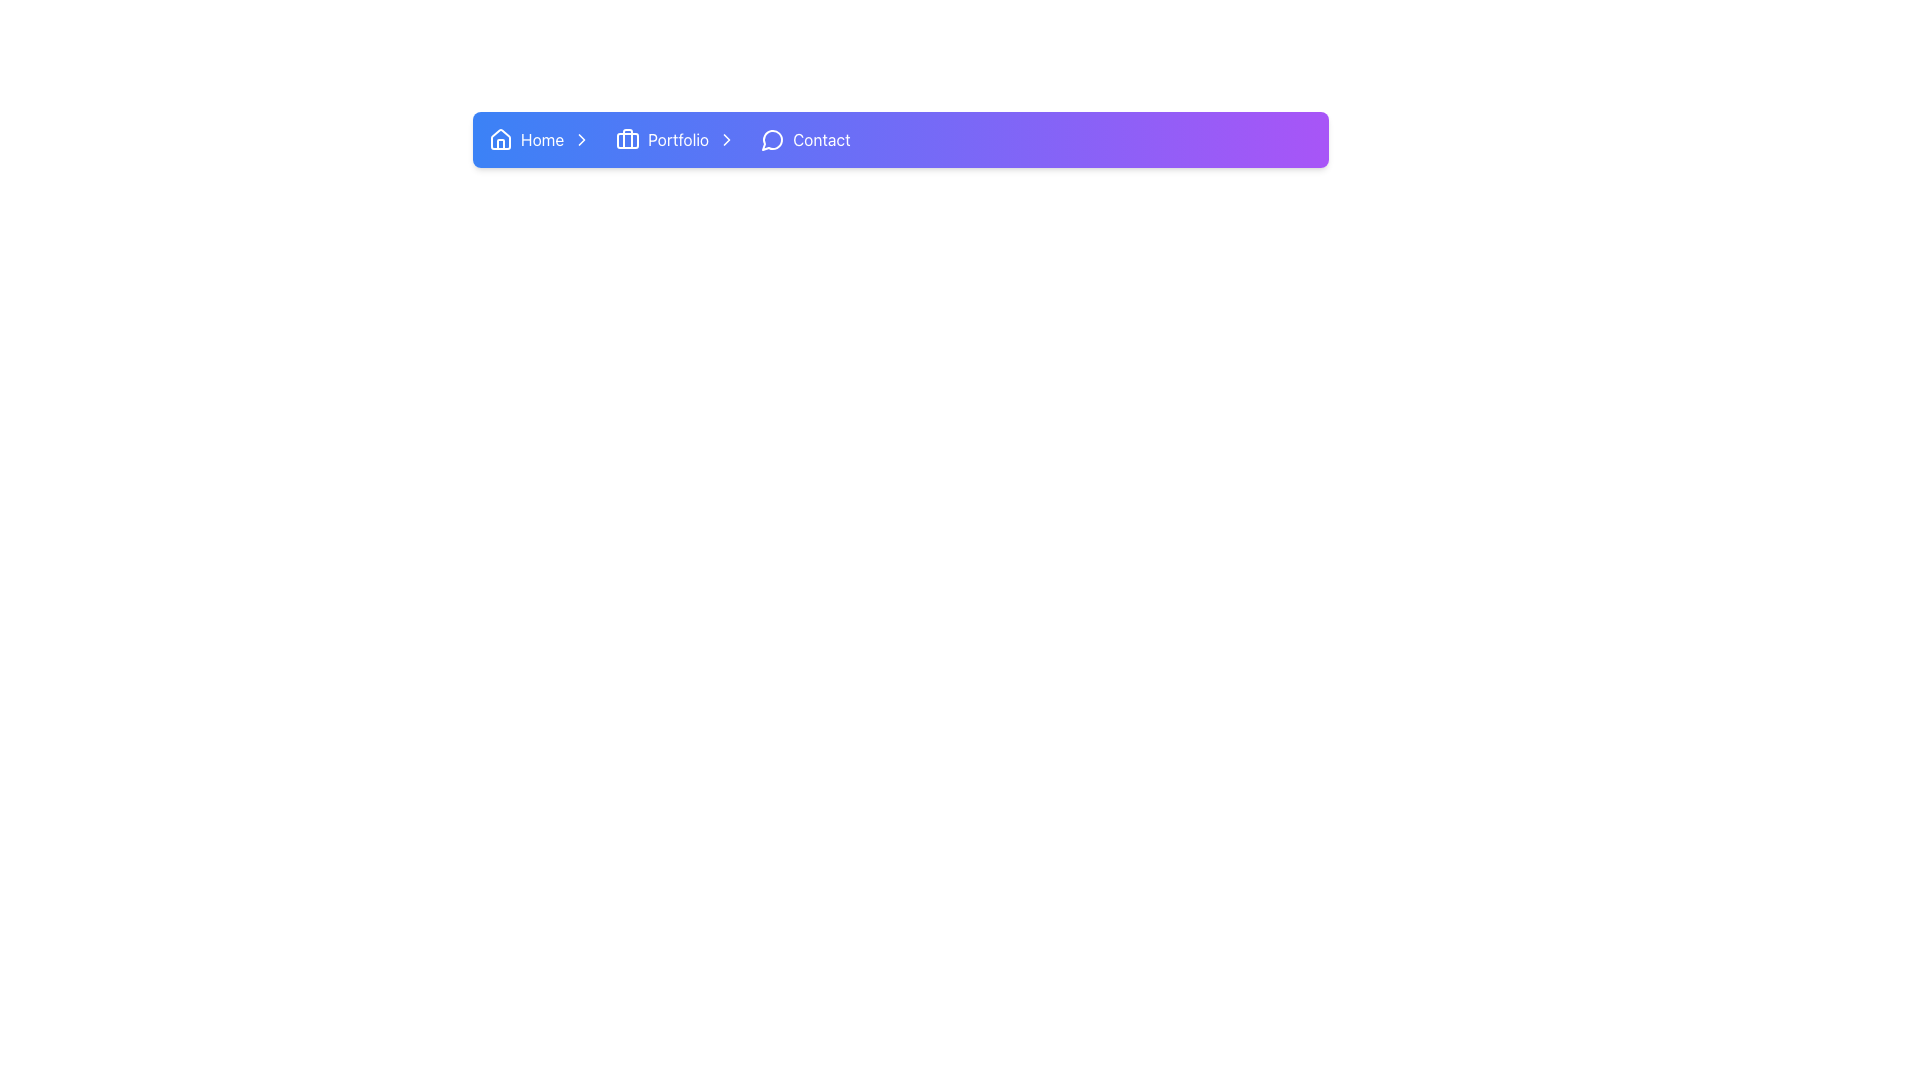  What do you see at coordinates (542, 138) in the screenshot?
I see `the 'Home' link in the blue navigation bar` at bounding box center [542, 138].